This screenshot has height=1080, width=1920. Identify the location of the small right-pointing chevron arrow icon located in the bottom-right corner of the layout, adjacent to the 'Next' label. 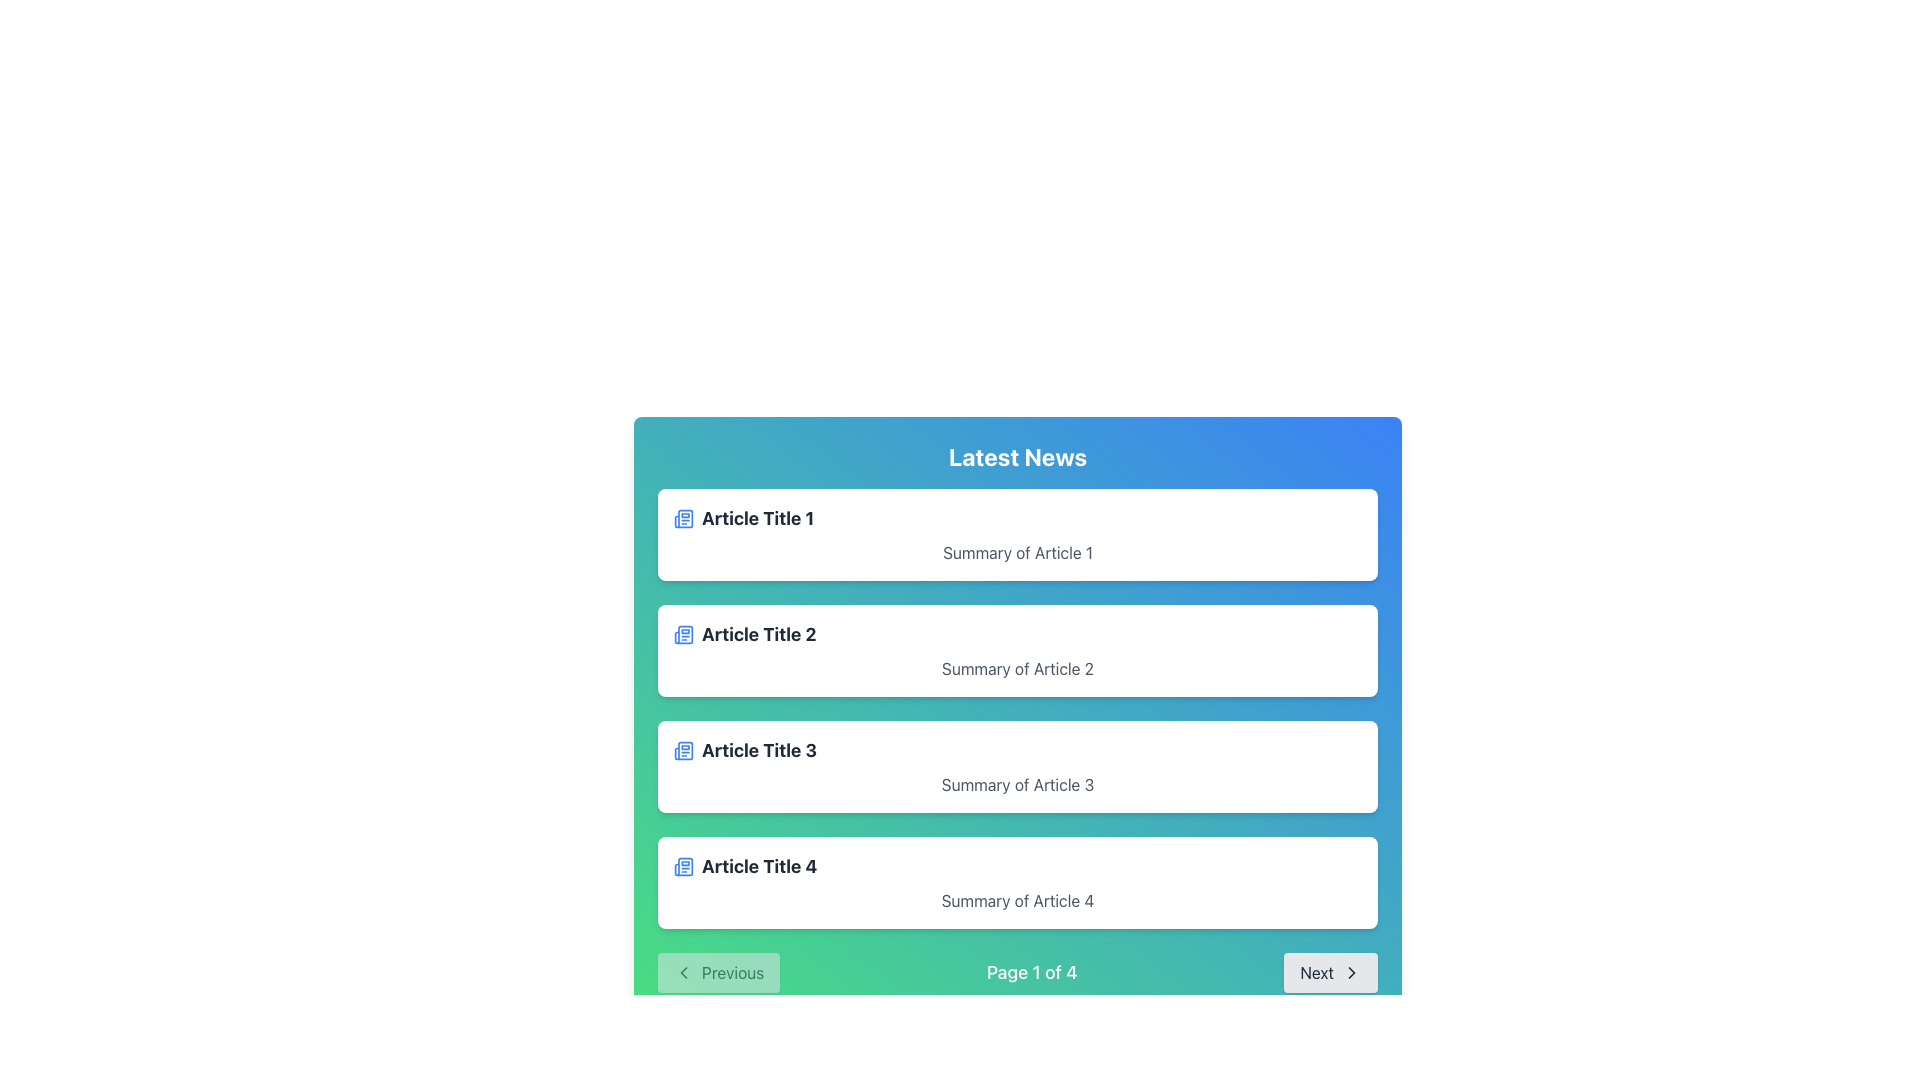
(1352, 971).